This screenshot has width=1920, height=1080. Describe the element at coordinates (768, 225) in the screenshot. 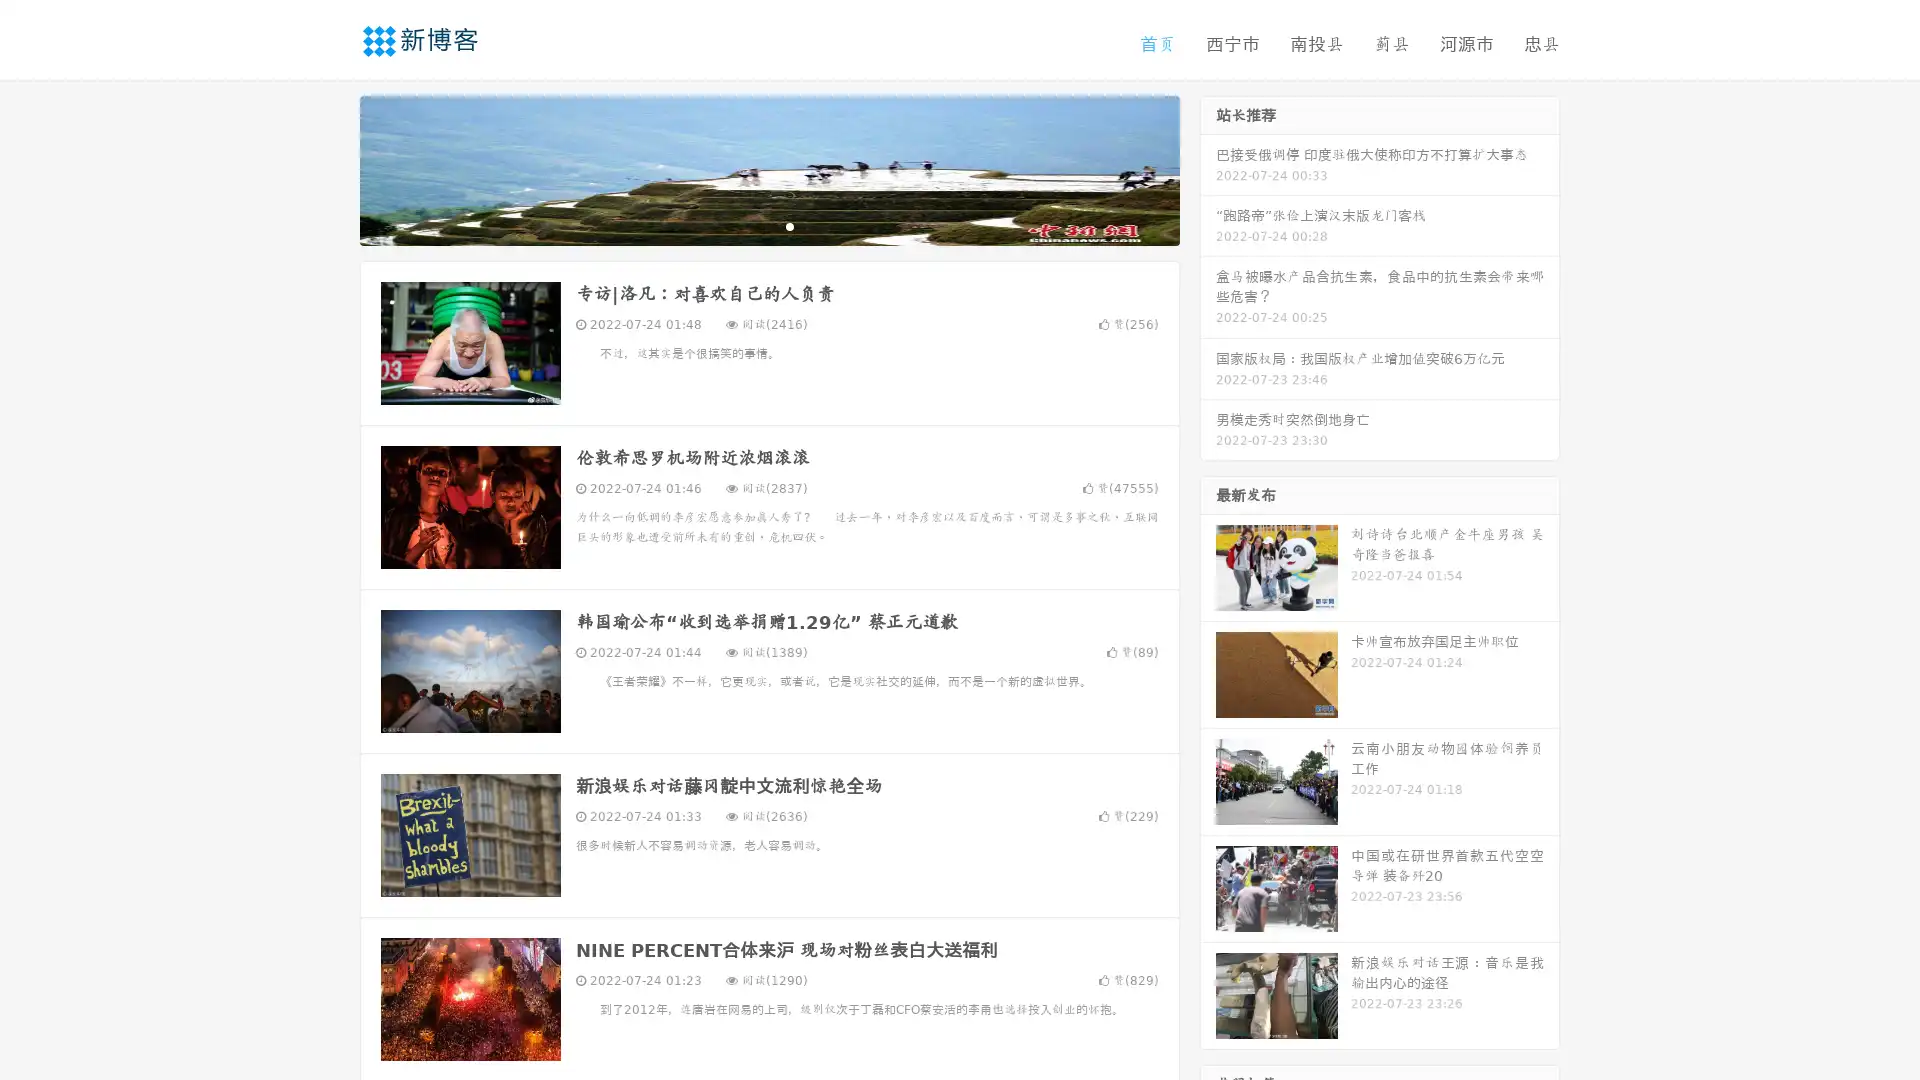

I see `Go to slide 2` at that location.